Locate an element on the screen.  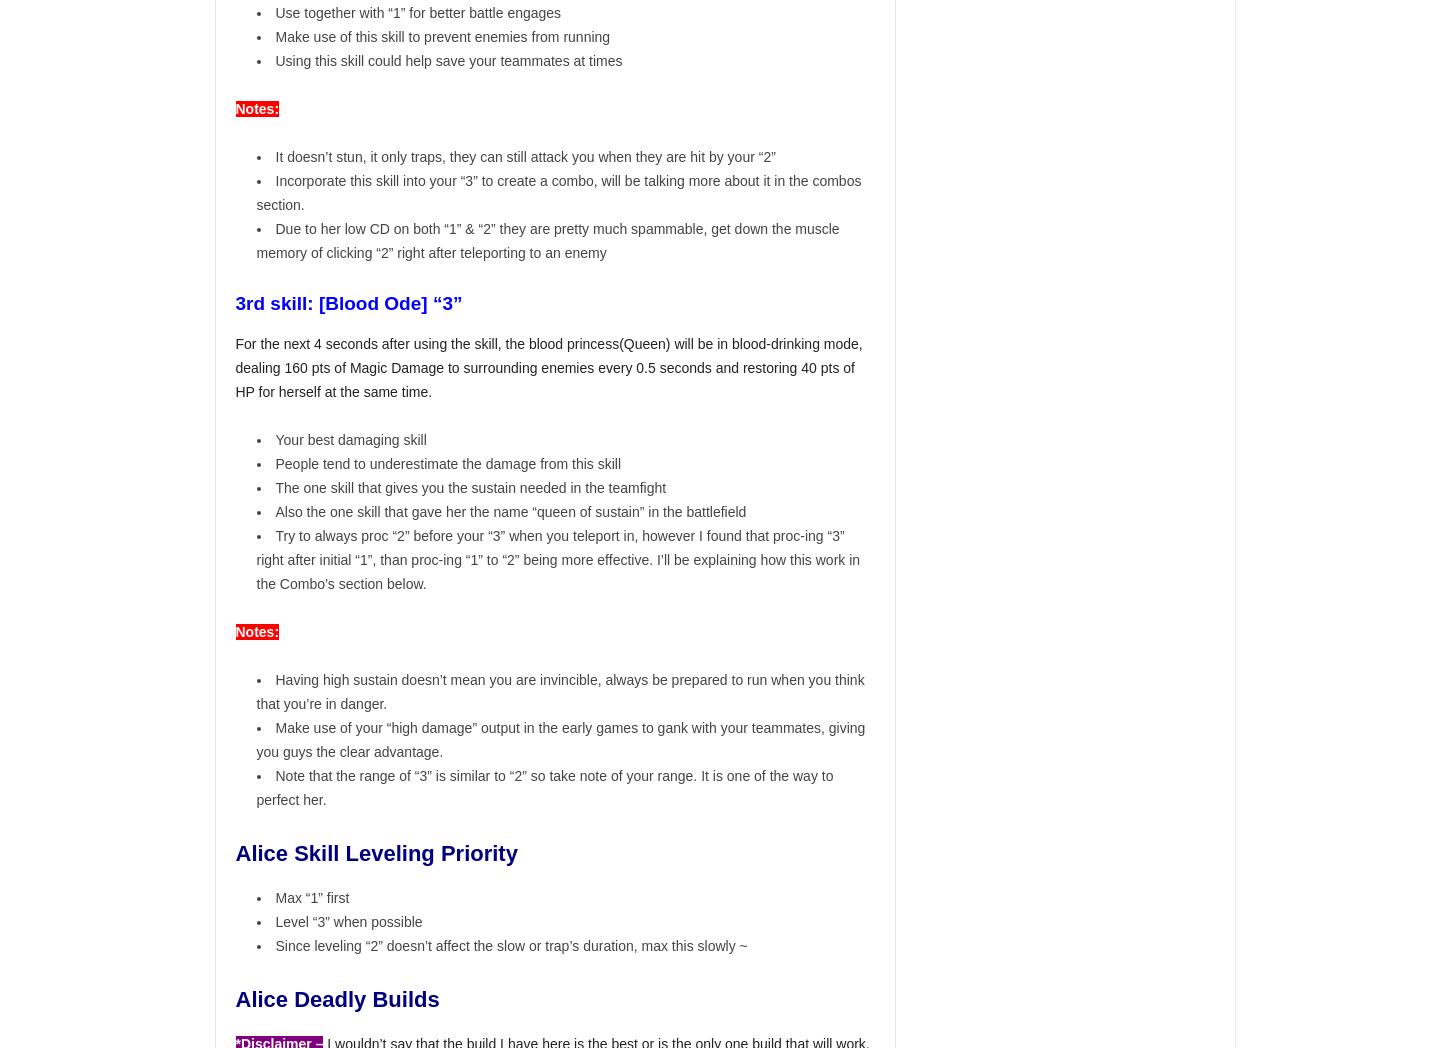
'Since leveling “2” doesn’t affect the slow or trap’s duration, max this slowly ~' is located at coordinates (510, 946).